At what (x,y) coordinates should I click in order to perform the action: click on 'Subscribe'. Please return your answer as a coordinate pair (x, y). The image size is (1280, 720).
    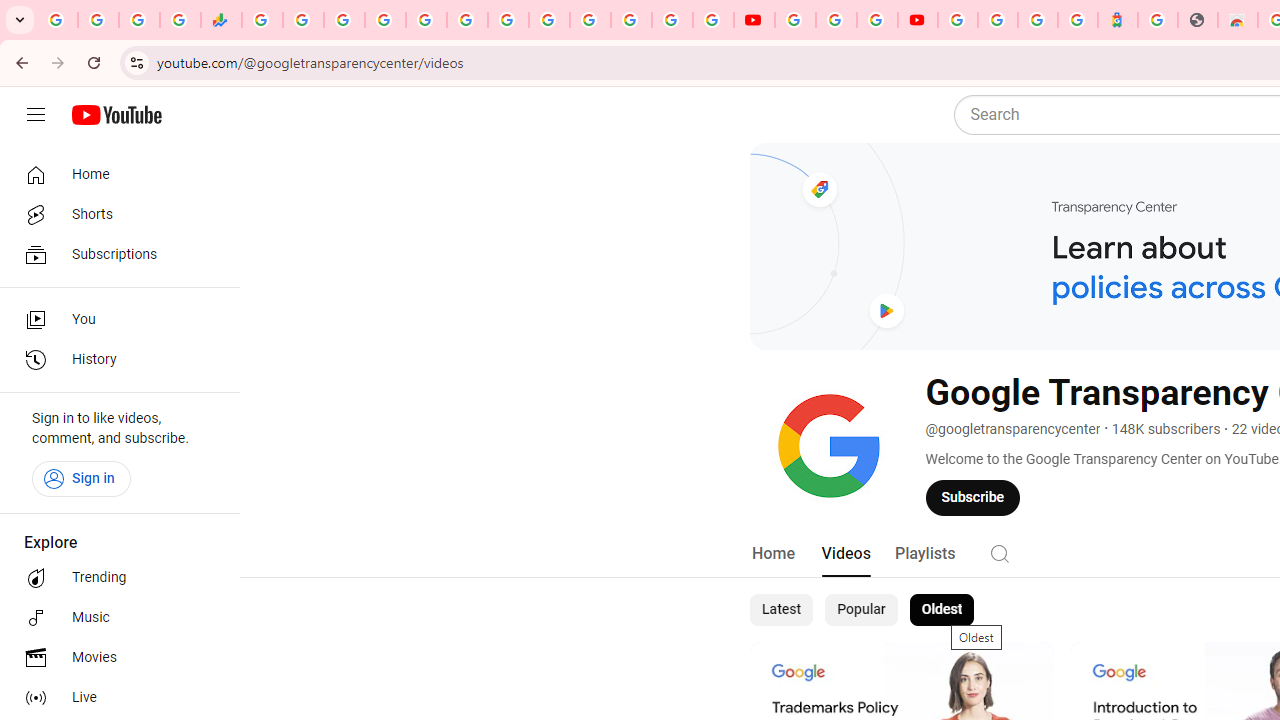
    Looking at the image, I should click on (973, 496).